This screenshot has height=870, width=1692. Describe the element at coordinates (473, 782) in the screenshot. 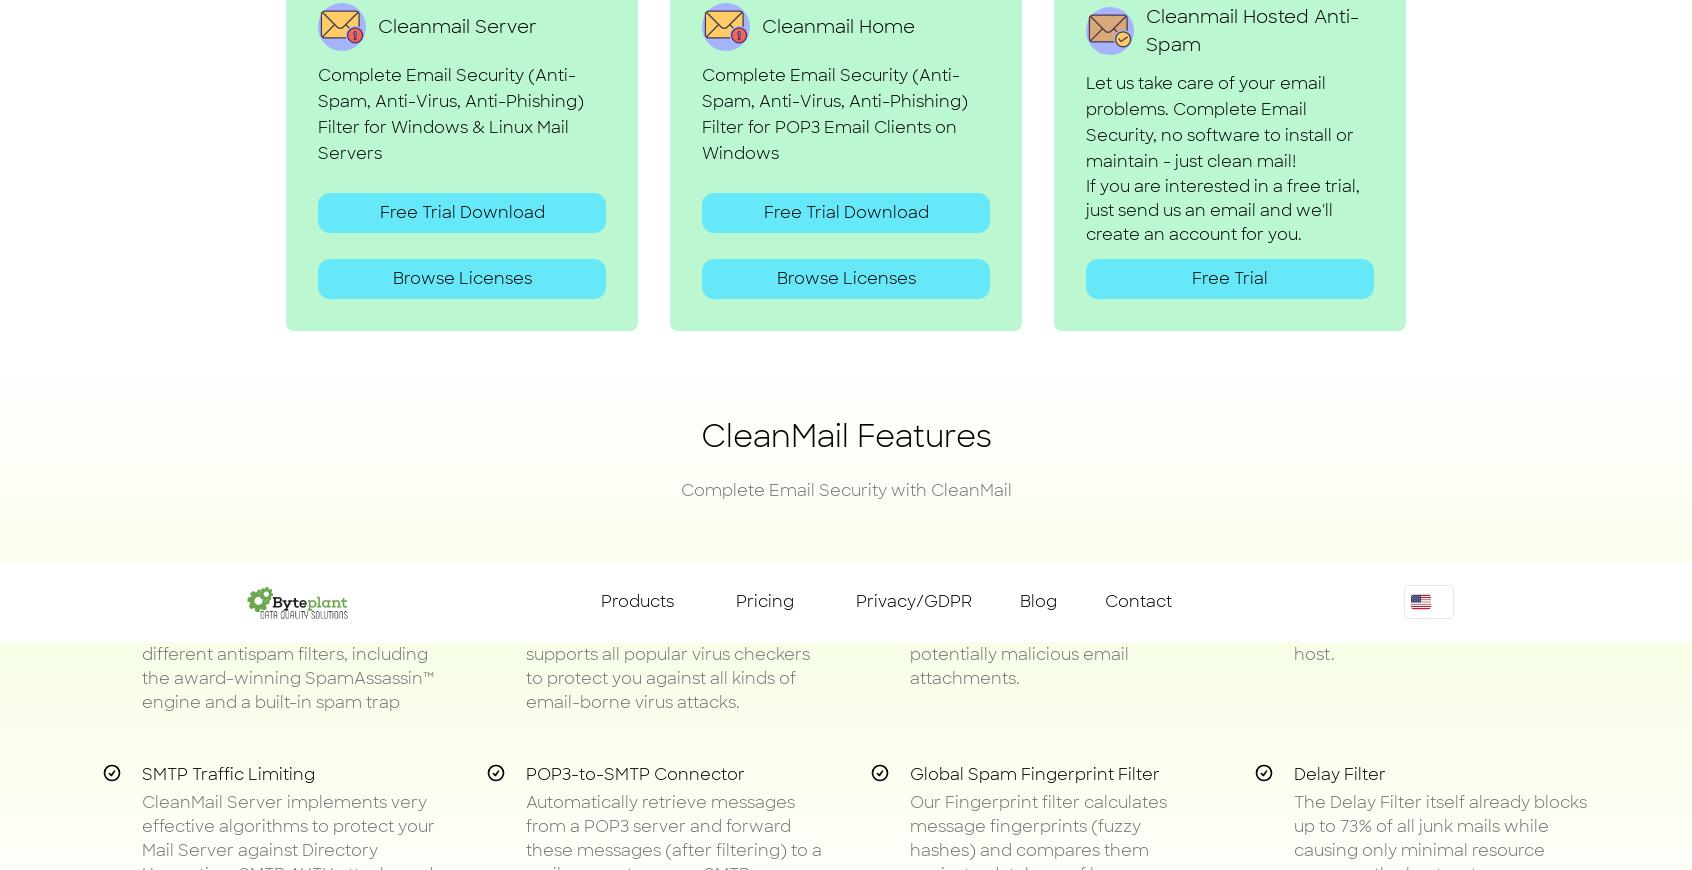

I see `'Why do I
                        seem to get email addressed to other people?'` at that location.